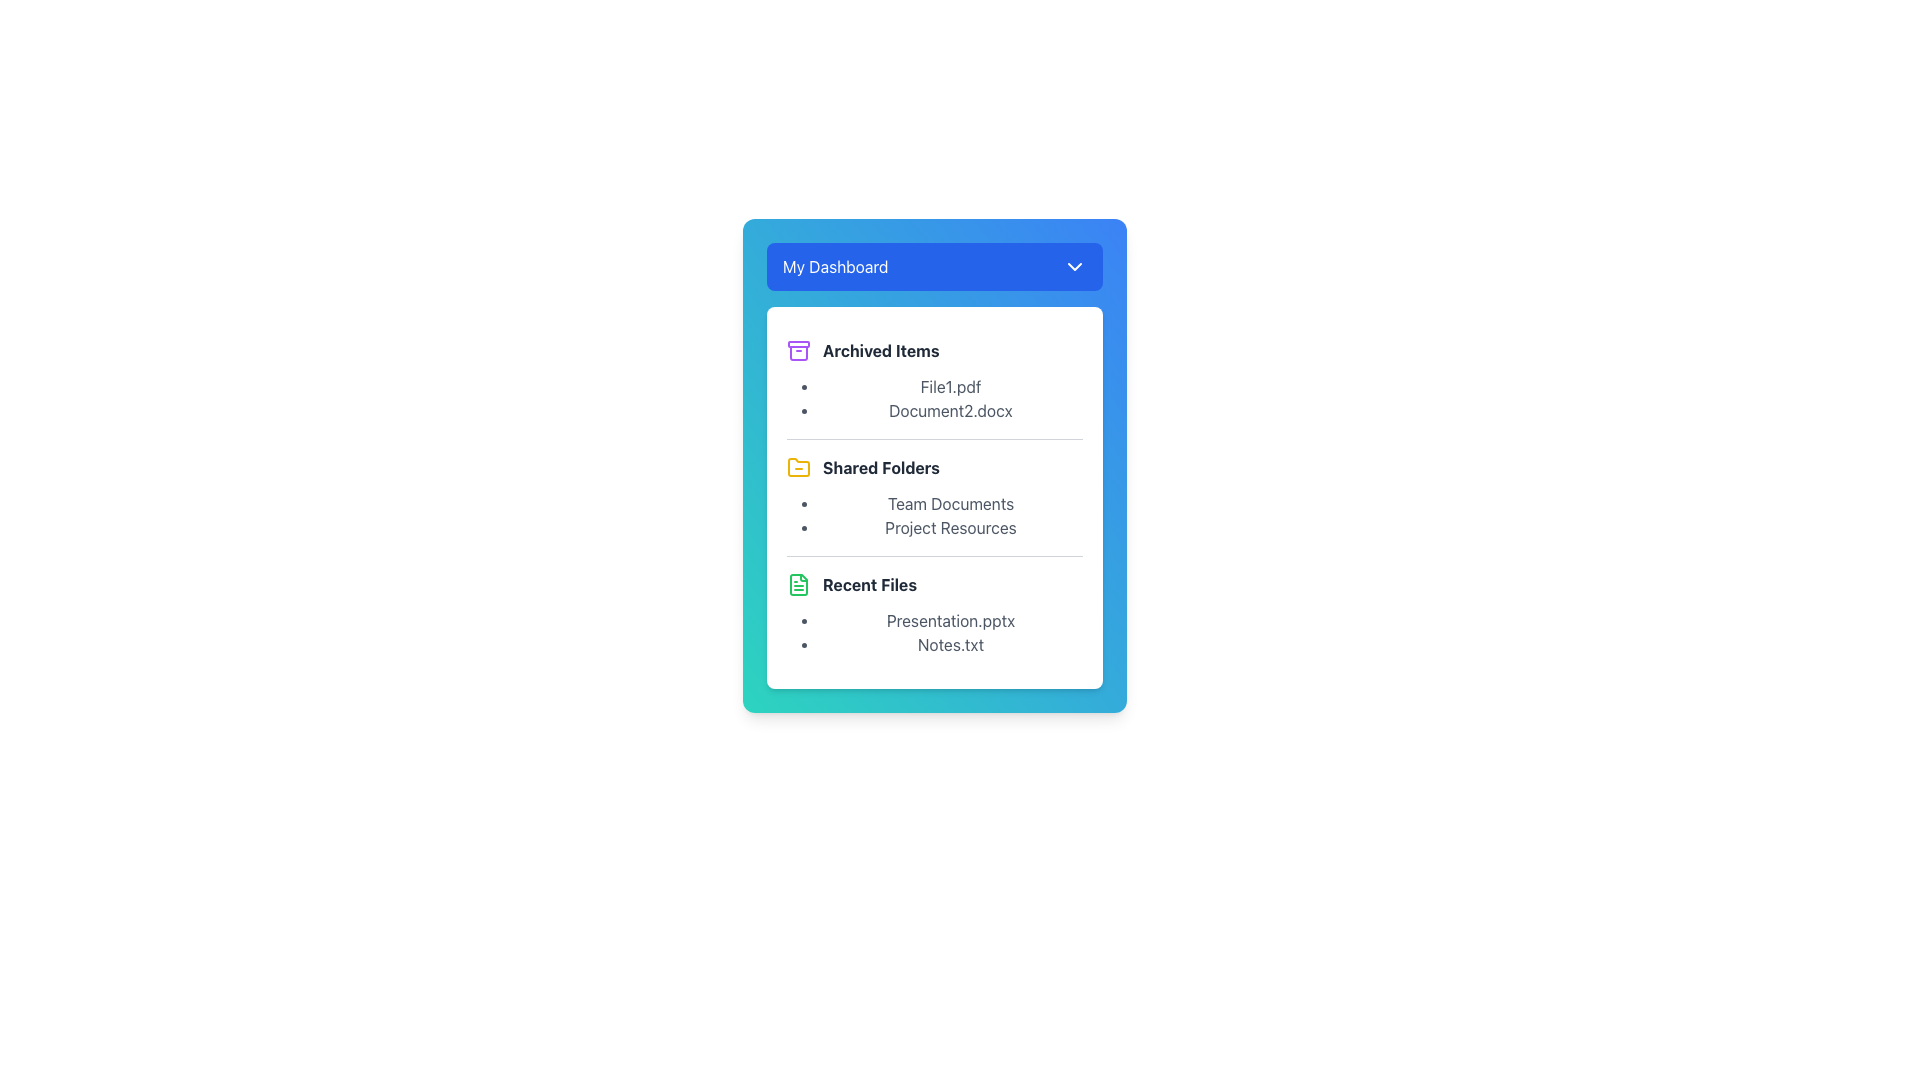 The width and height of the screenshot is (1920, 1080). I want to click on the downward-pointing chevron arrow icon located on the right-hand side of the 'My Dashboard' blue header bar, so click(1074, 265).